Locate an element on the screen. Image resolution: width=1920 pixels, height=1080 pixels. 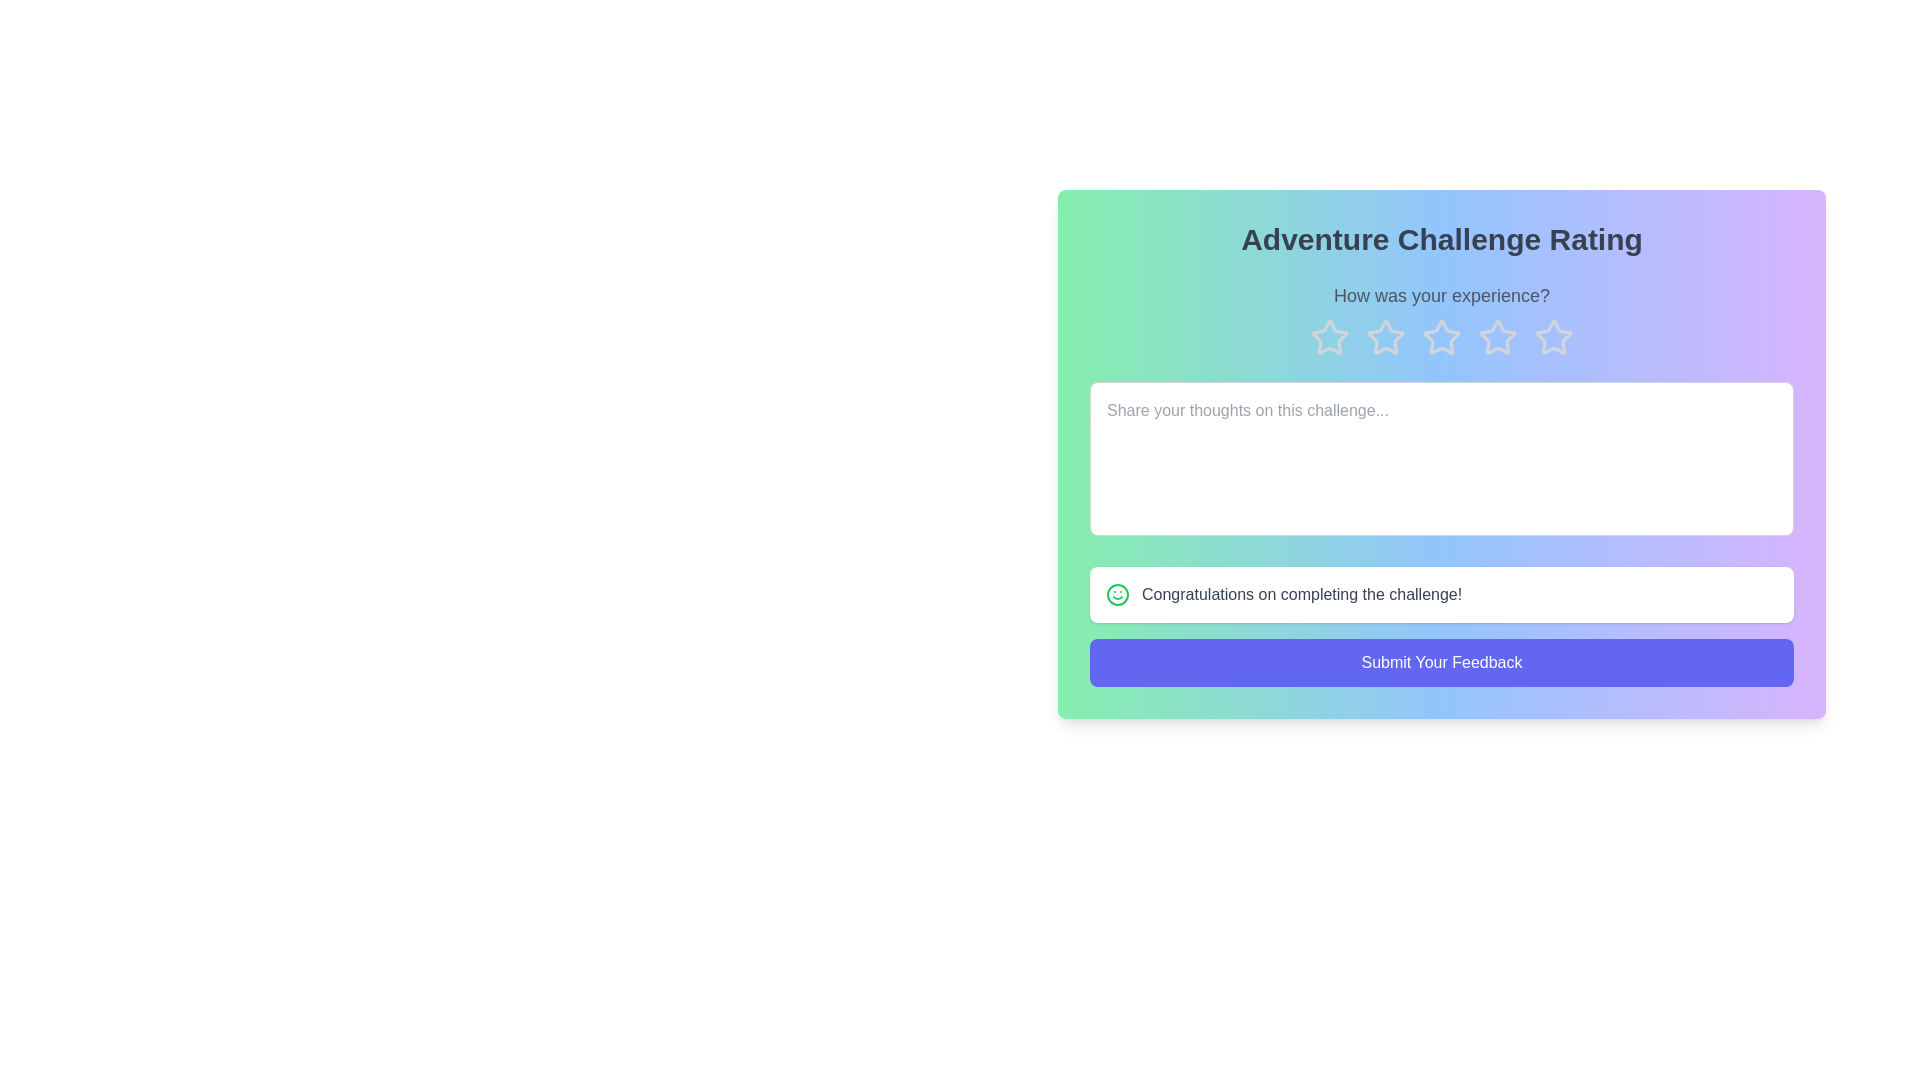
the first star icon button in the rating interface is located at coordinates (1329, 337).